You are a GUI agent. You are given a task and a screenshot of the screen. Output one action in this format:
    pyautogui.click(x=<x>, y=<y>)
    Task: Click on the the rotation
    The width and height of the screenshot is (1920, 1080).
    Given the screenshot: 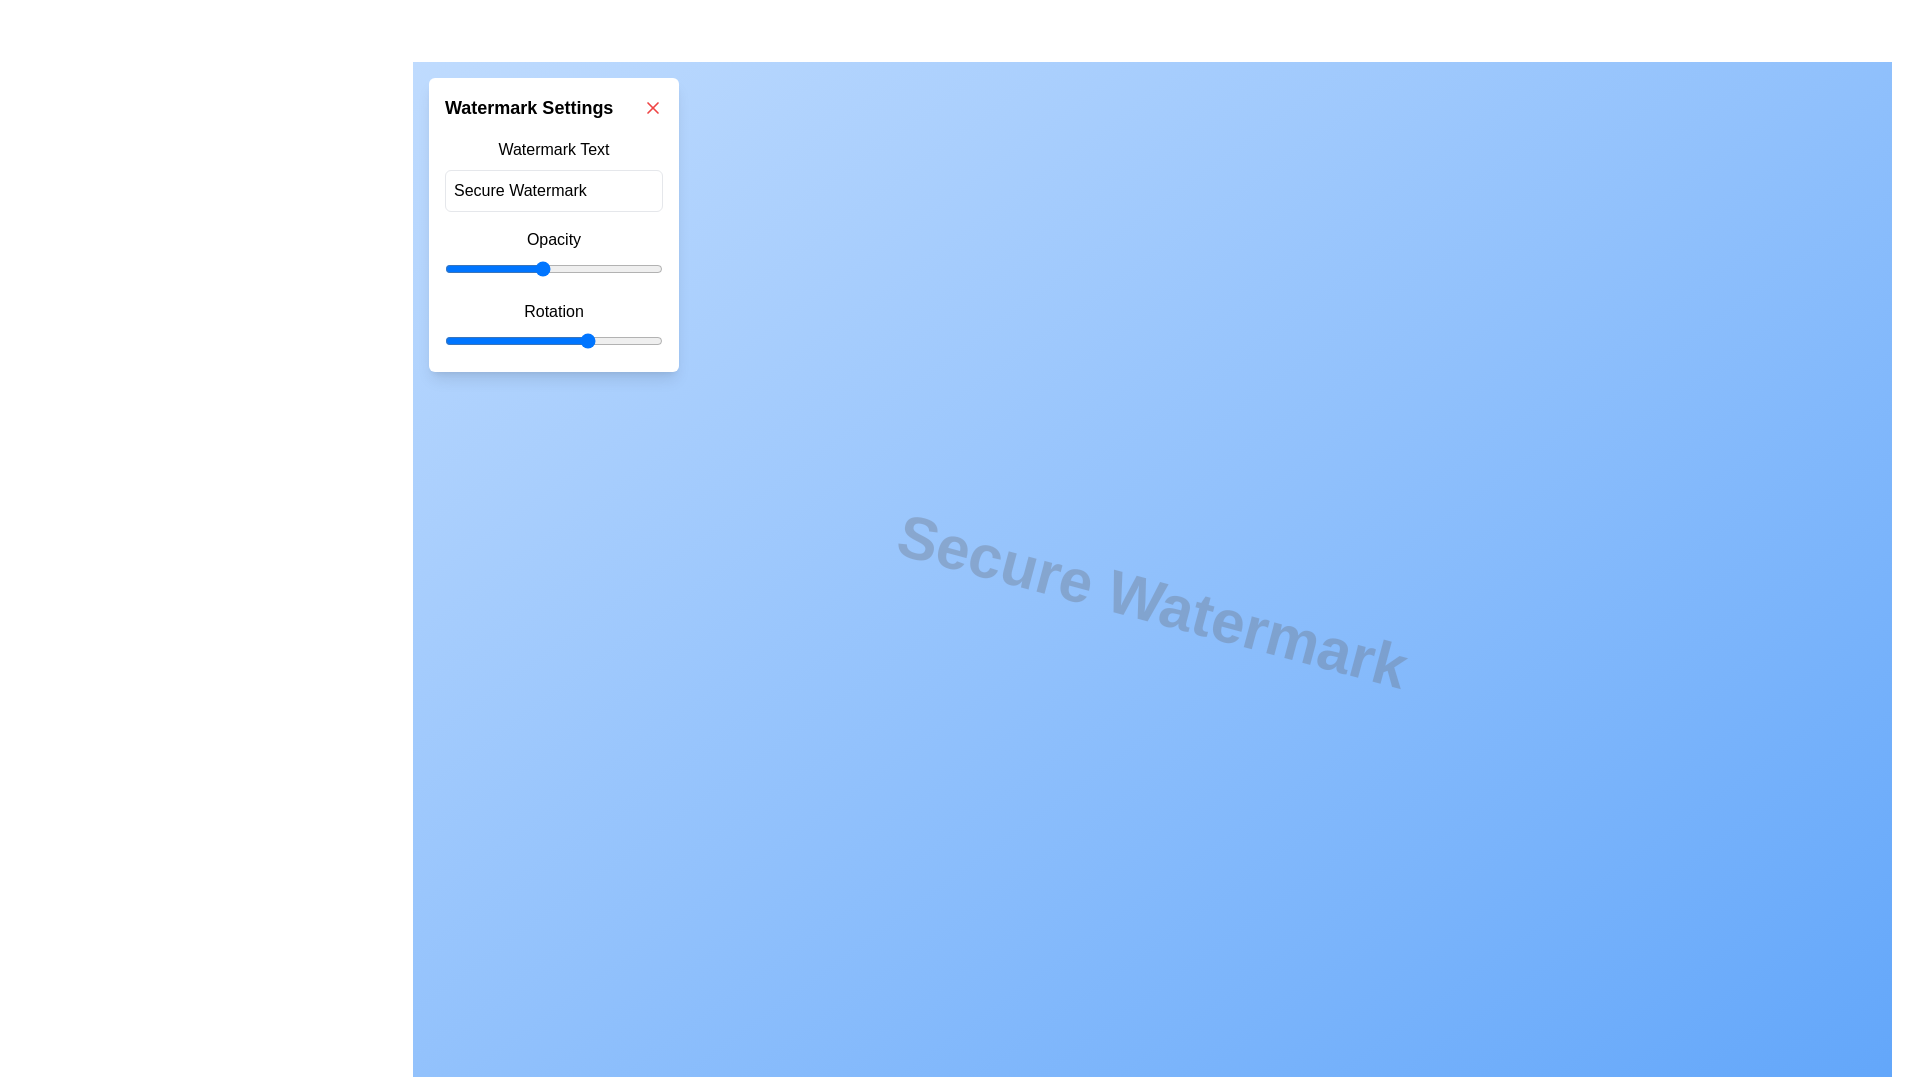 What is the action you would take?
    pyautogui.click(x=646, y=339)
    